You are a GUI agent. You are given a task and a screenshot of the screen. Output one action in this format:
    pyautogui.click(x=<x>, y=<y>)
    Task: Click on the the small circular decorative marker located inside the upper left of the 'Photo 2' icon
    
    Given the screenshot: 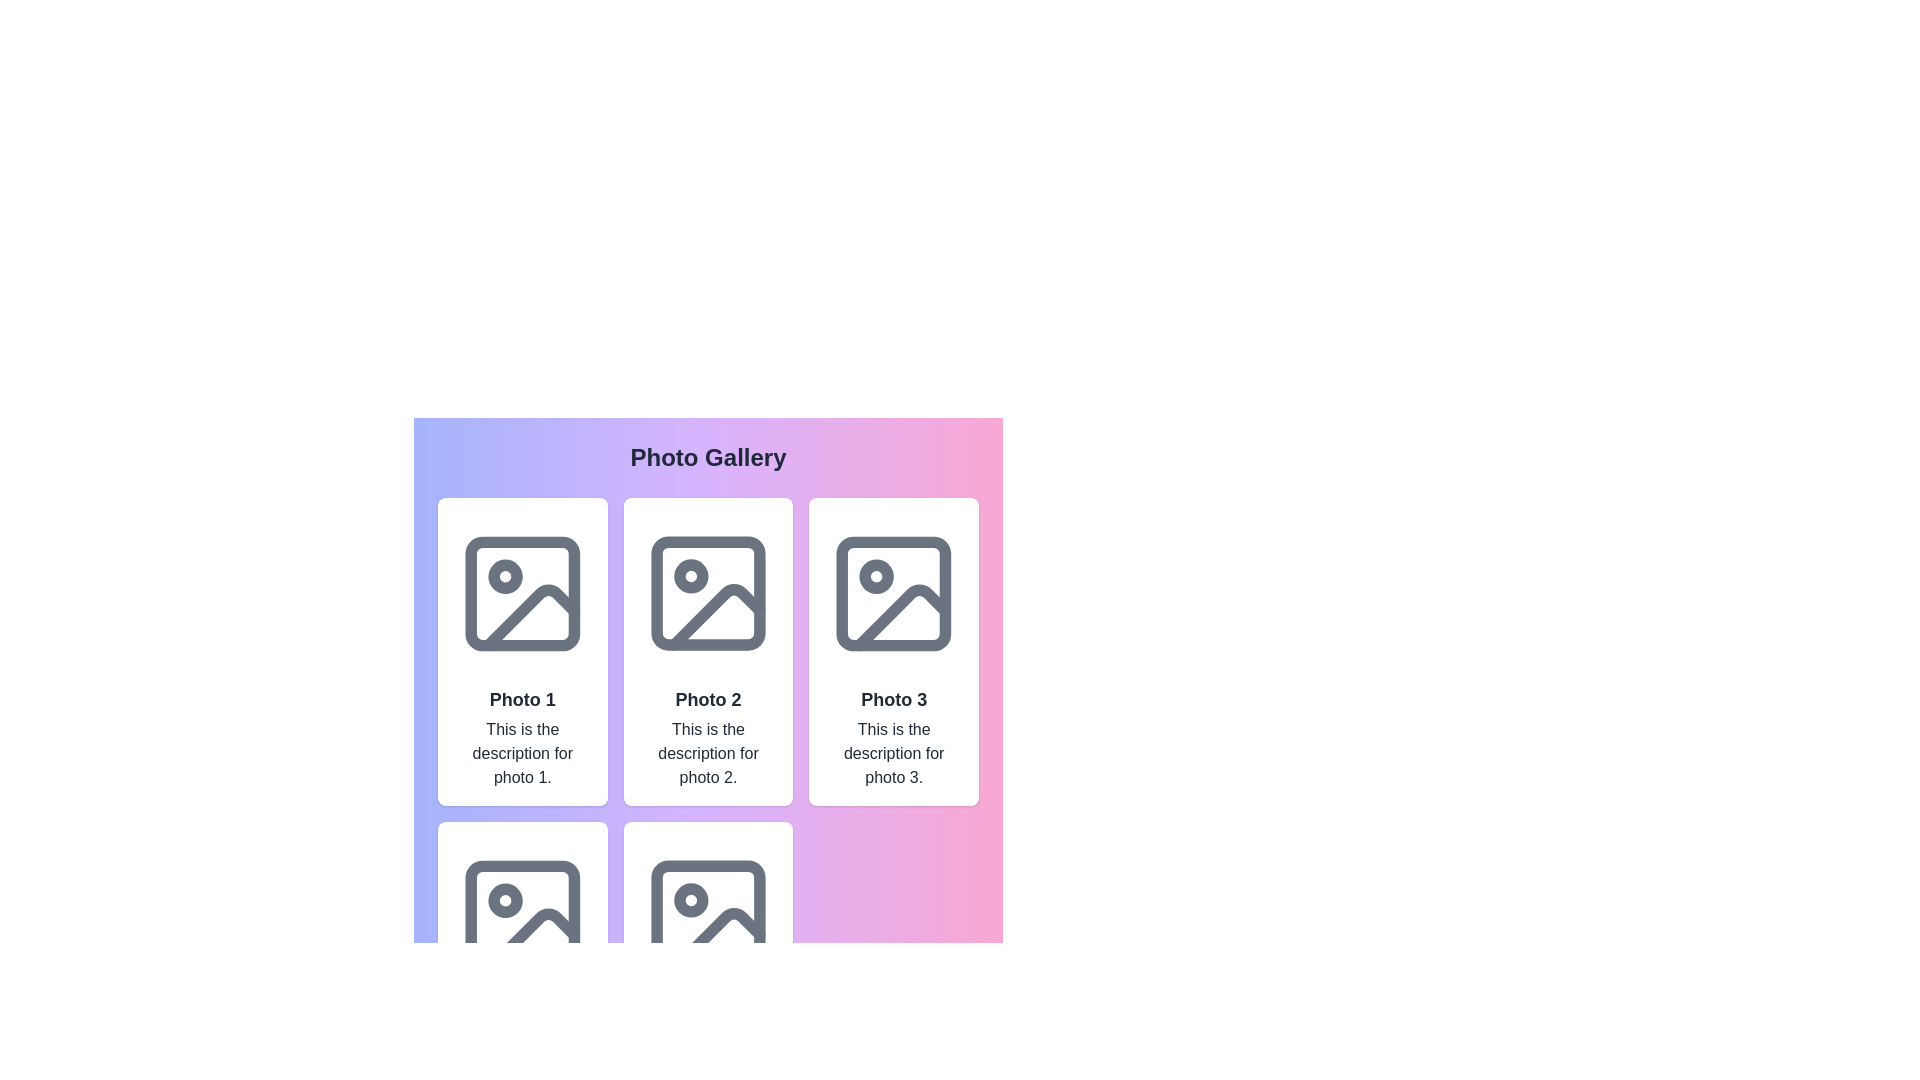 What is the action you would take?
    pyautogui.click(x=691, y=576)
    